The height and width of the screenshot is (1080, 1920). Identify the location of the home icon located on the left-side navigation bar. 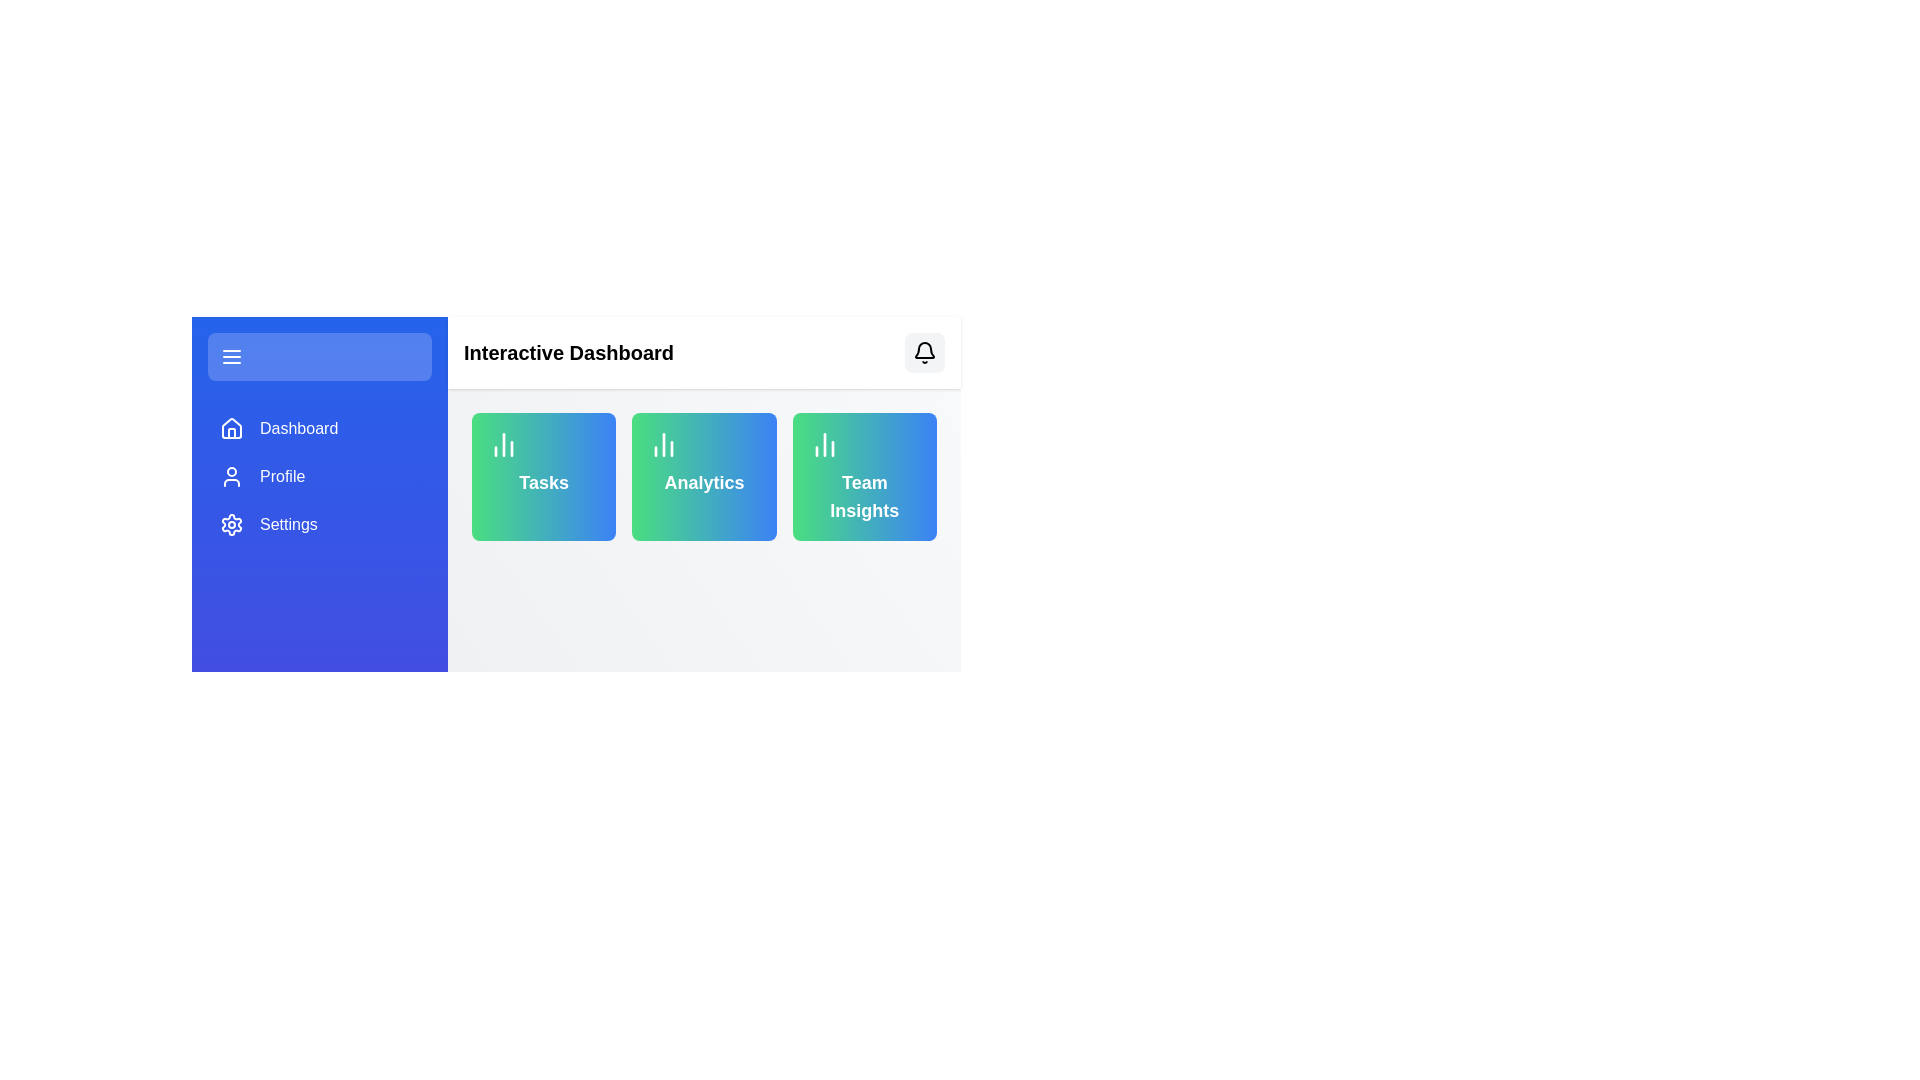
(231, 427).